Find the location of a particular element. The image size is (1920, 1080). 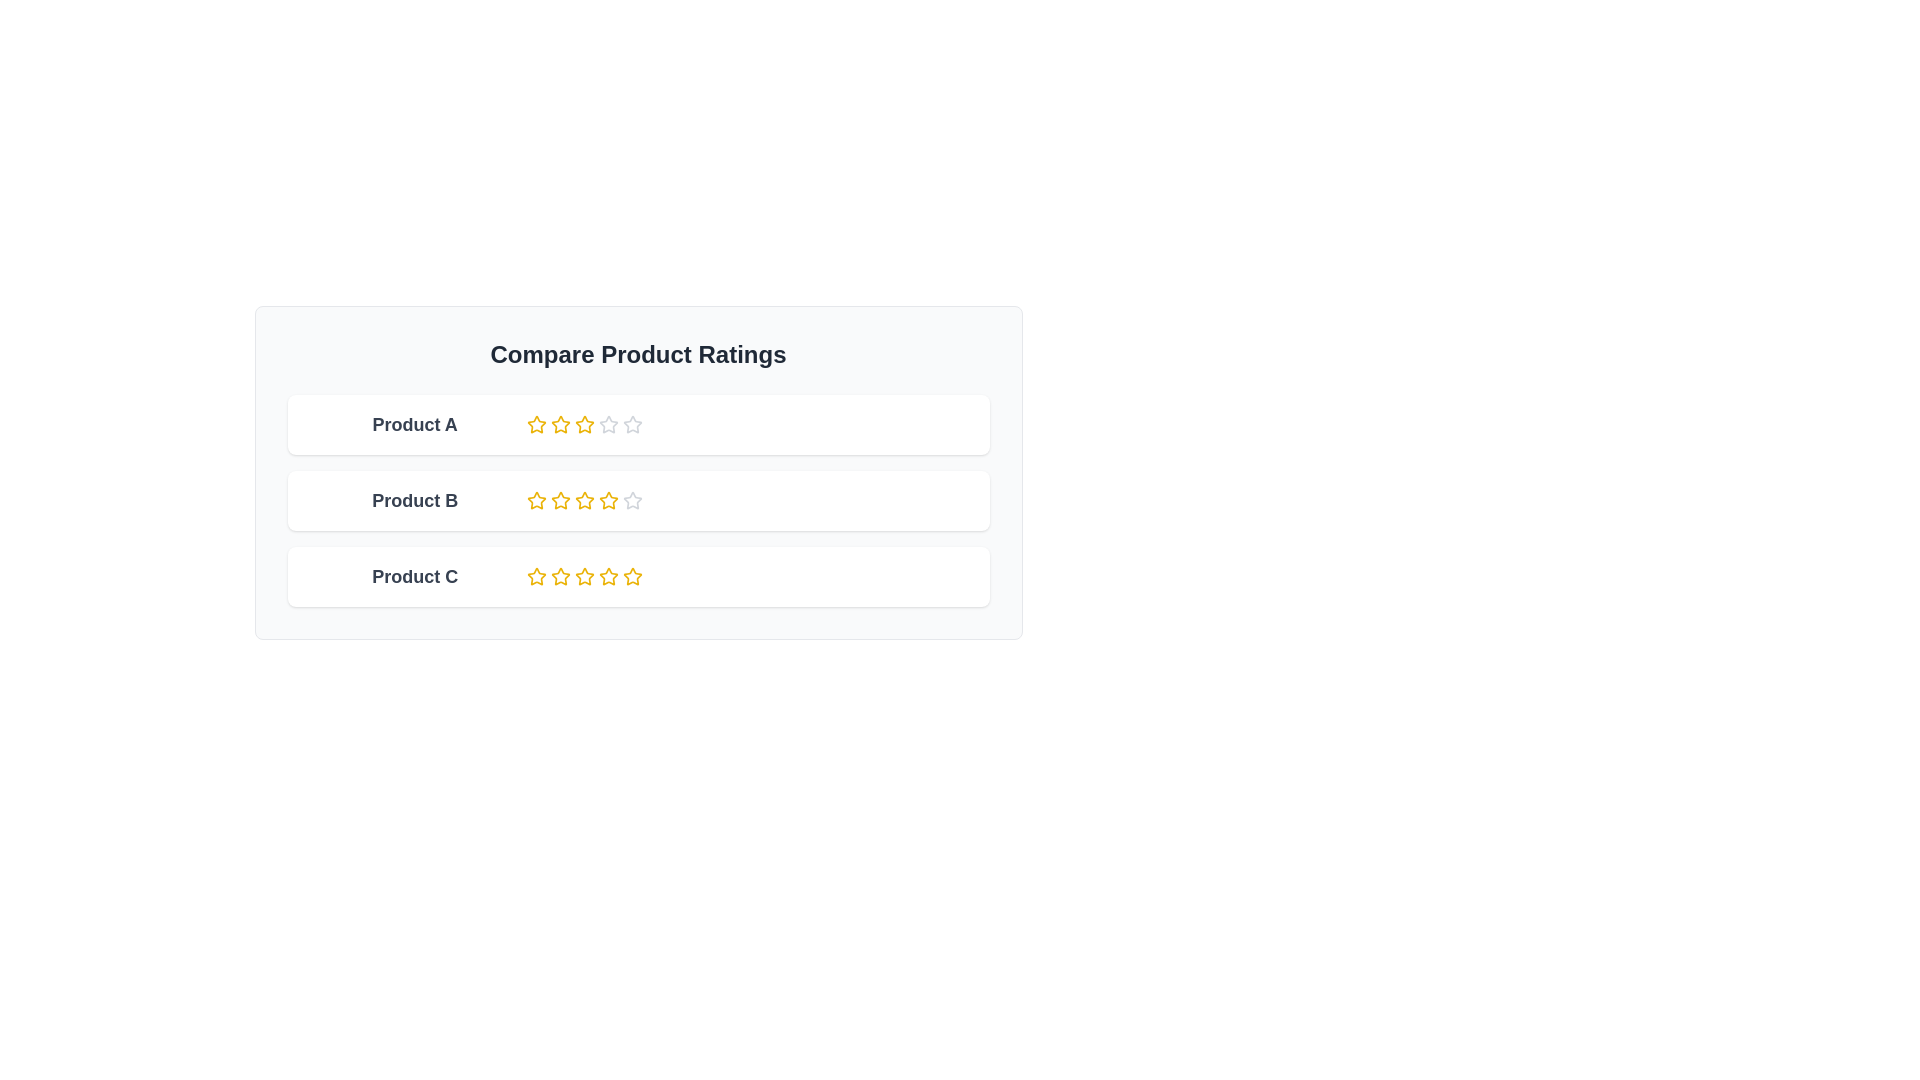

the fourth rating star icon for 'Product A' is located at coordinates (631, 423).